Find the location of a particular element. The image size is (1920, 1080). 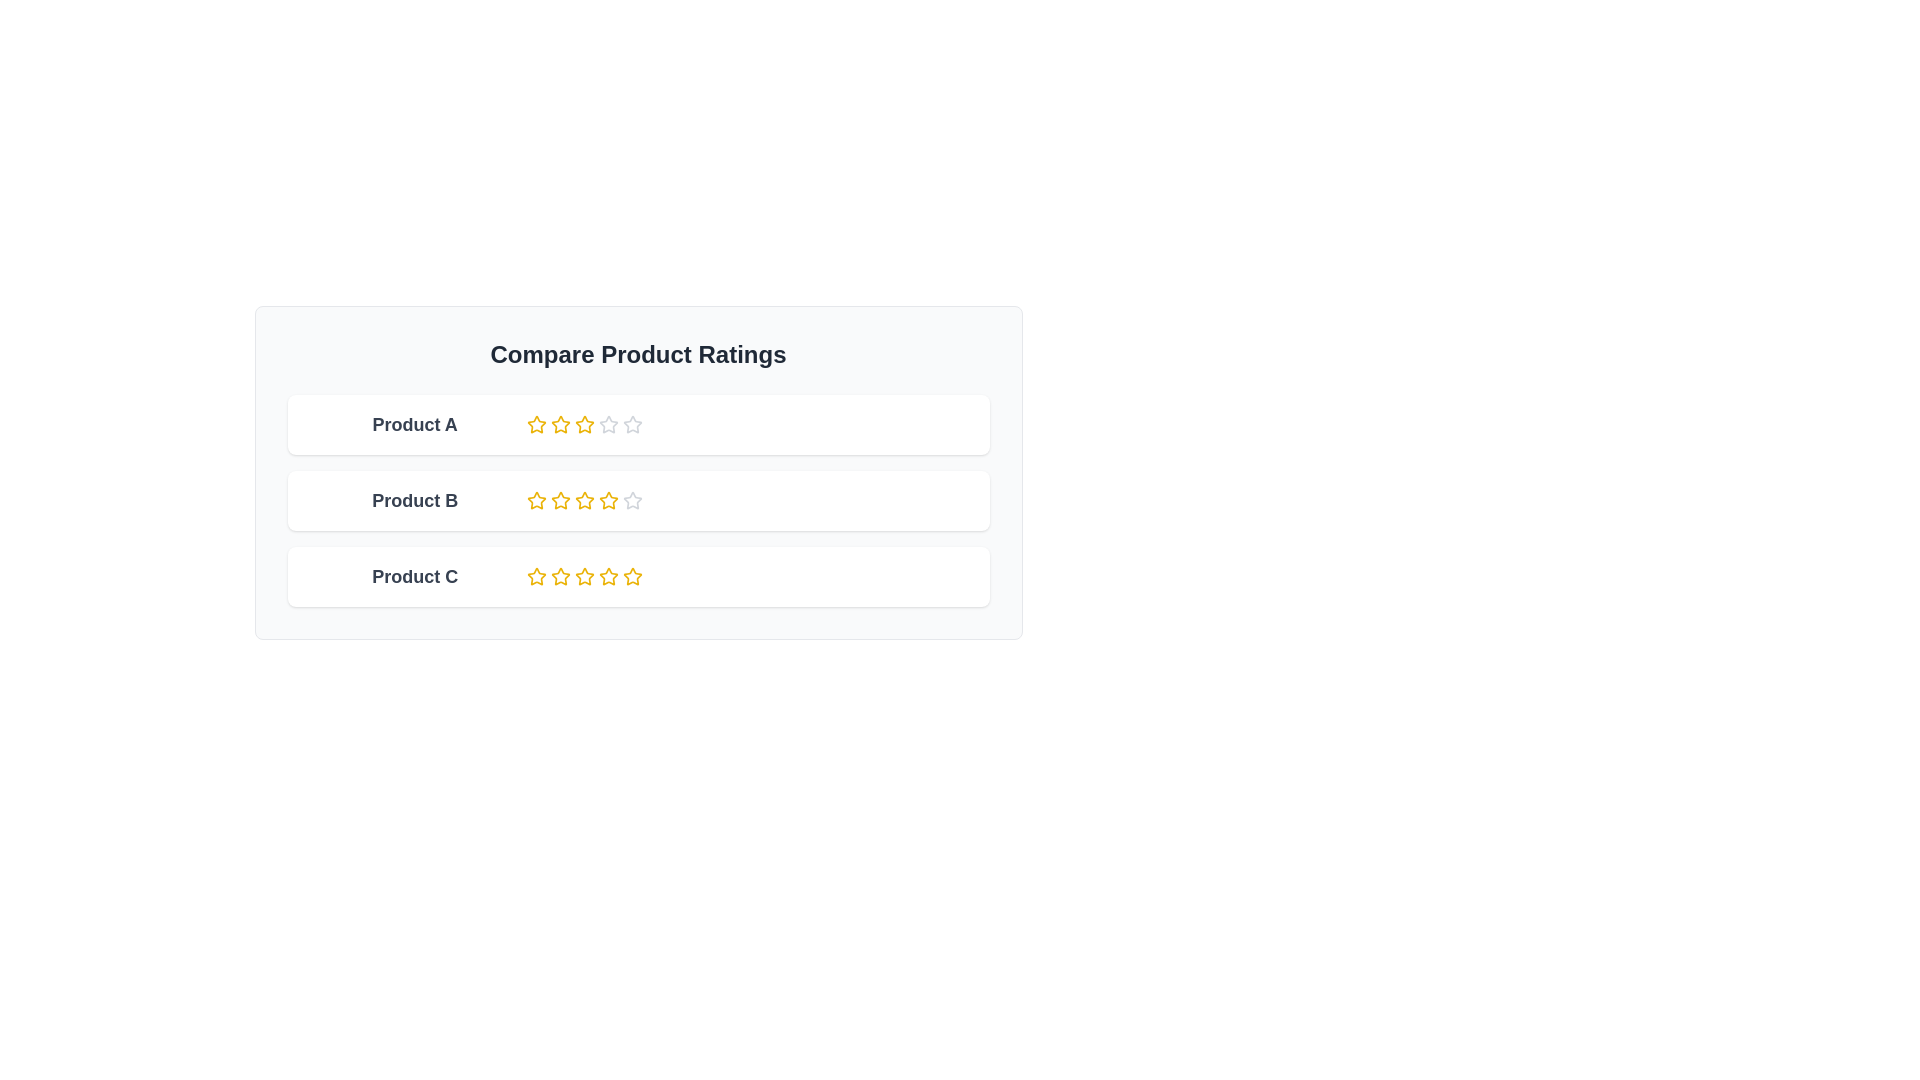

the fourth rating star icon for 'Product A' is located at coordinates (631, 423).